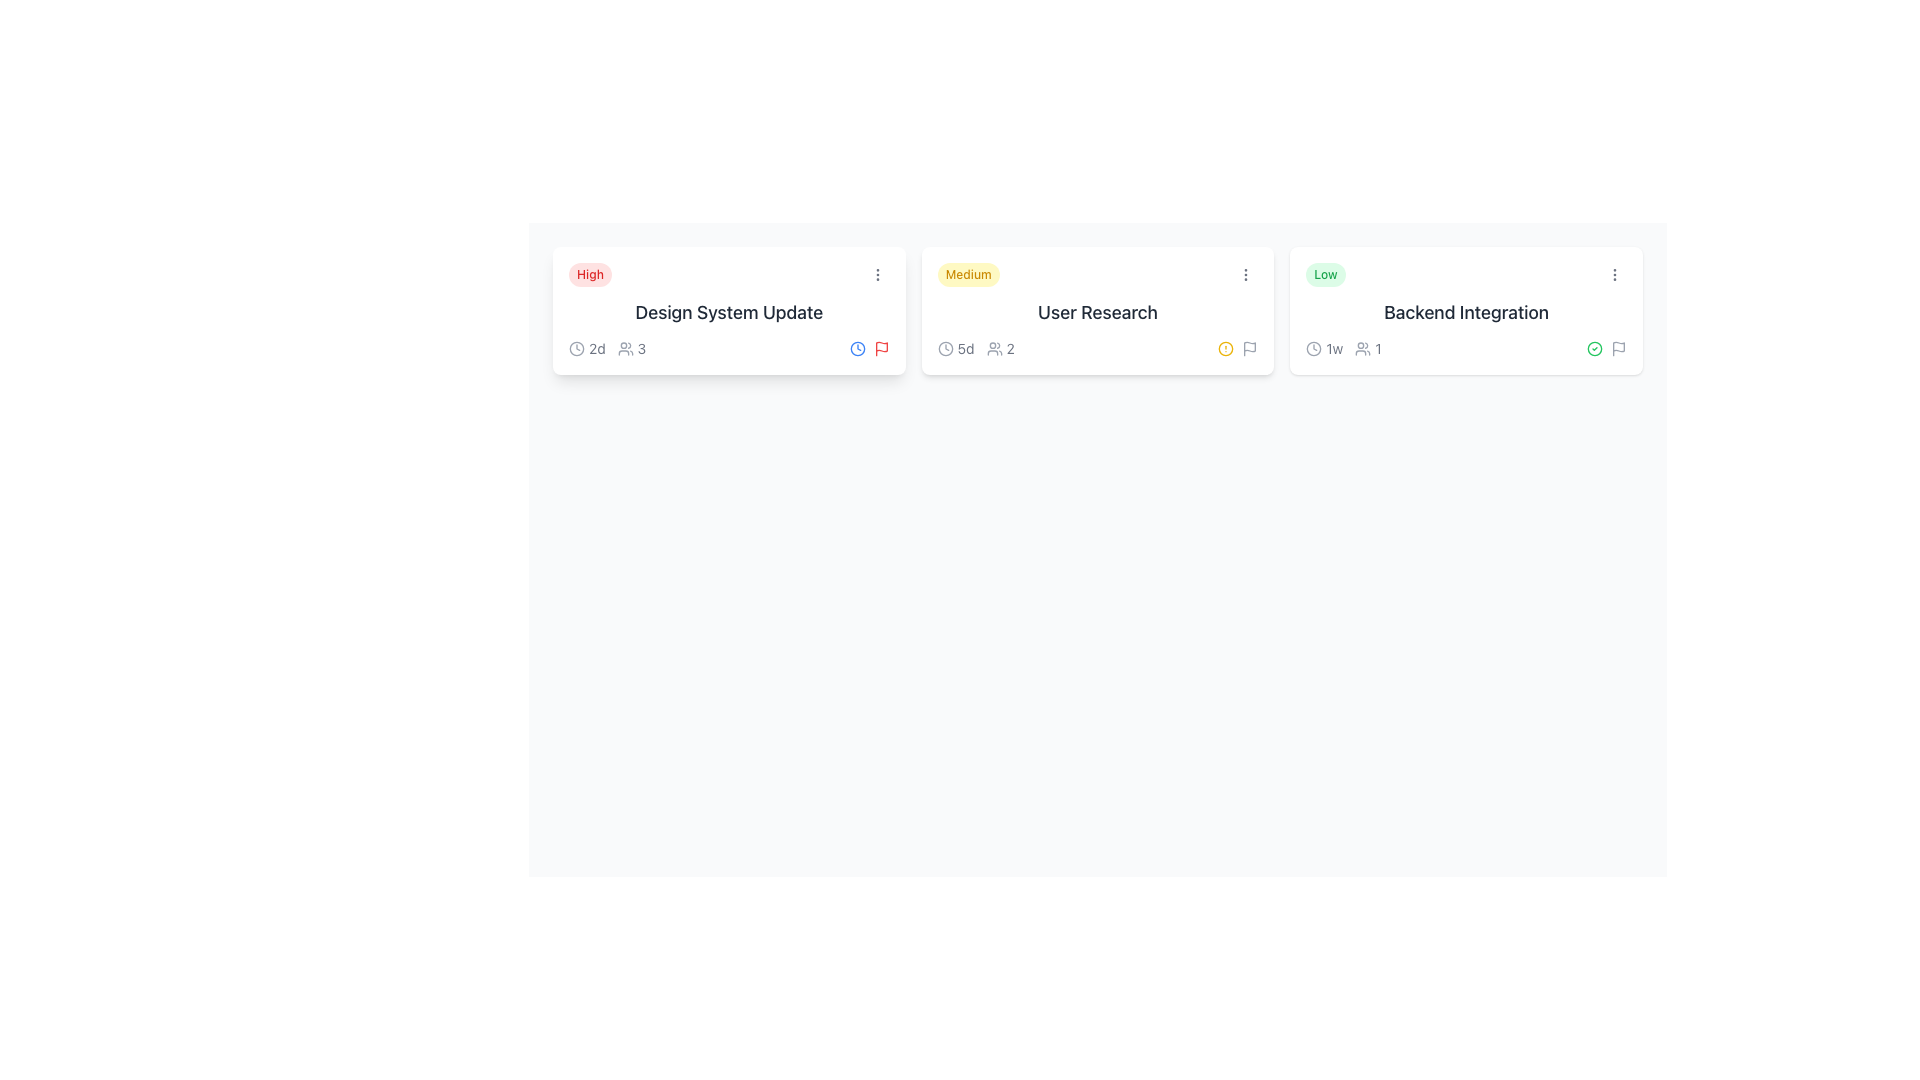 Image resolution: width=1920 pixels, height=1080 pixels. What do you see at coordinates (968, 274) in the screenshot?
I see `text of the medium priority label located at the top-left corner of the card associated with 'User Research'` at bounding box center [968, 274].